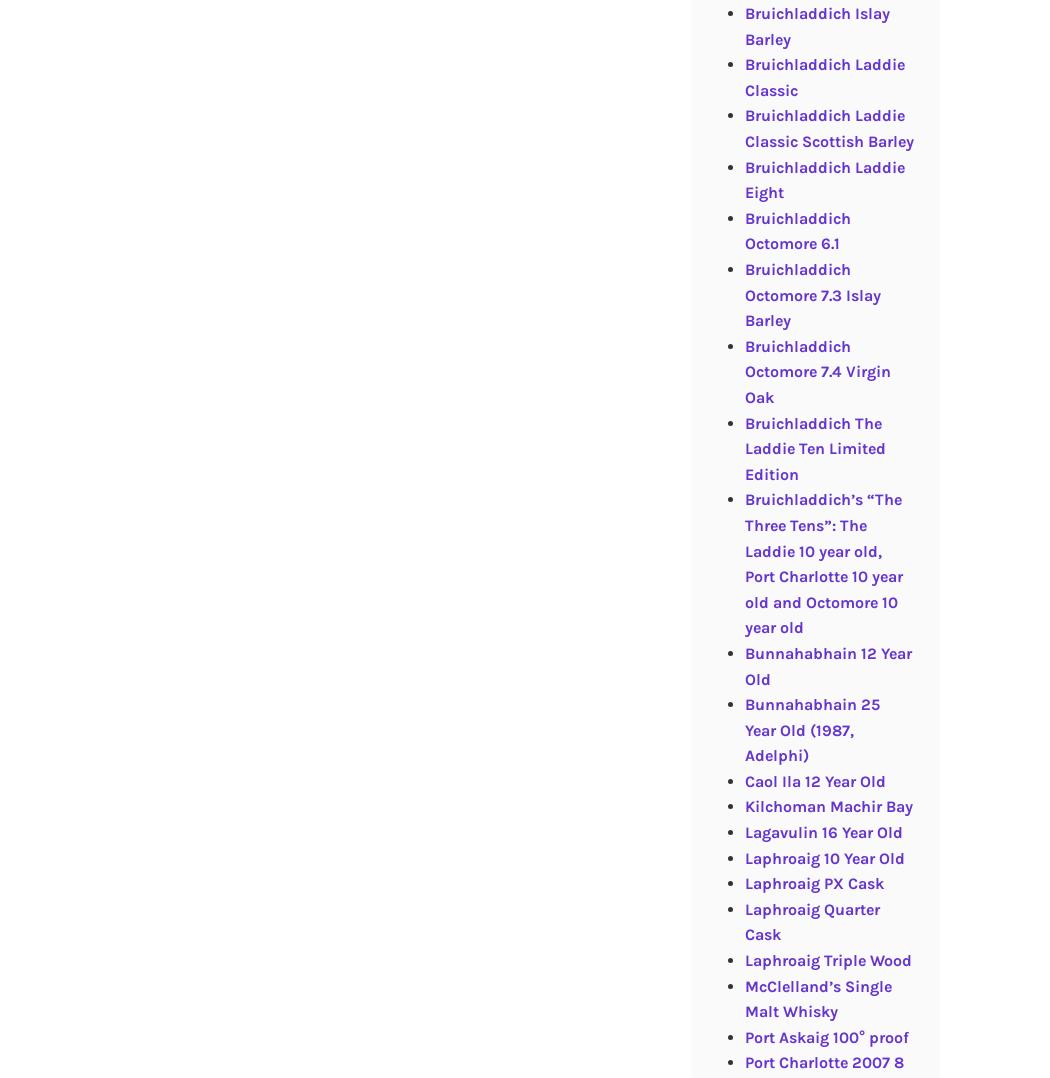 The width and height of the screenshot is (1050, 1078). I want to click on 'Bruichladdich Octomore 7.4 Virgin Oak', so click(816, 371).